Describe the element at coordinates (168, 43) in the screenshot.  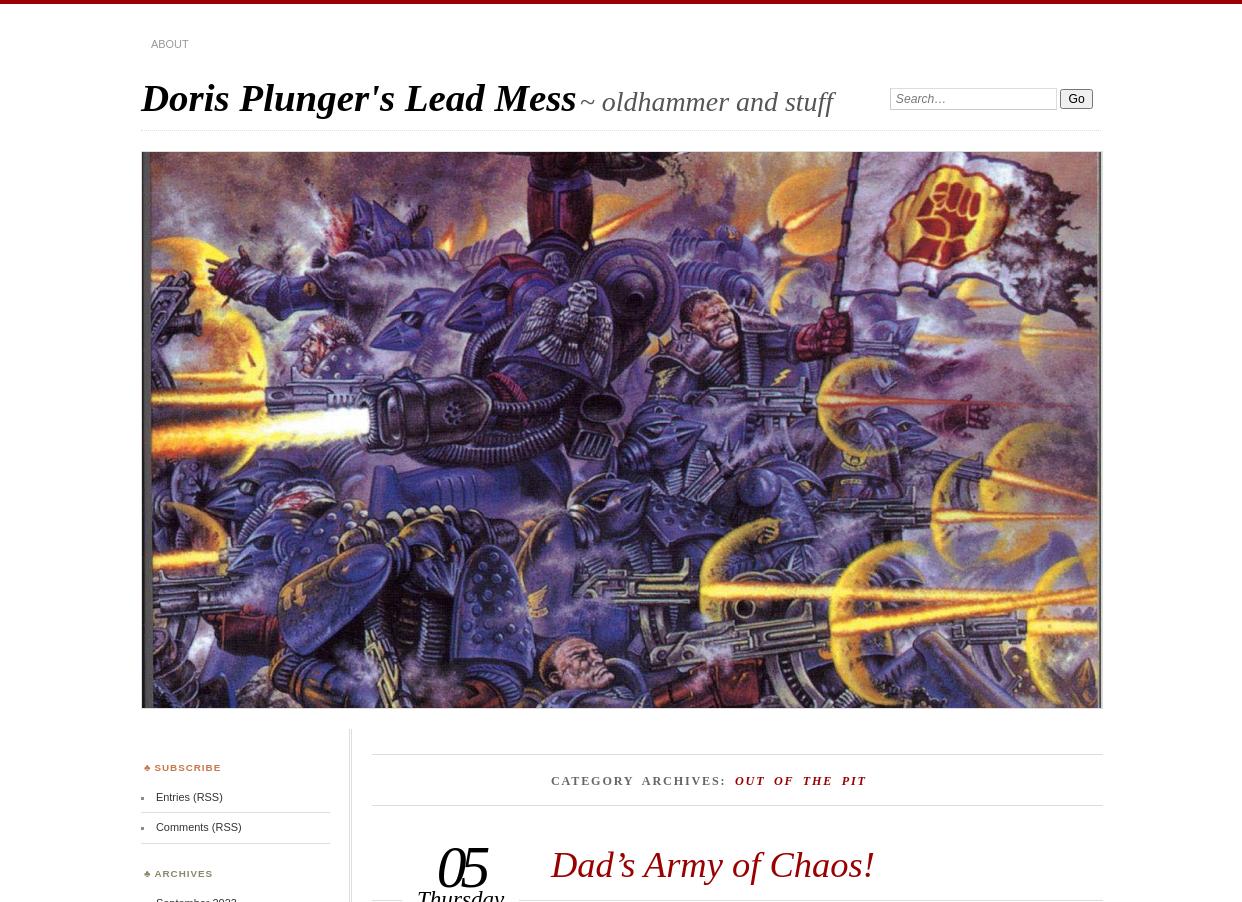
I see `'About'` at that location.